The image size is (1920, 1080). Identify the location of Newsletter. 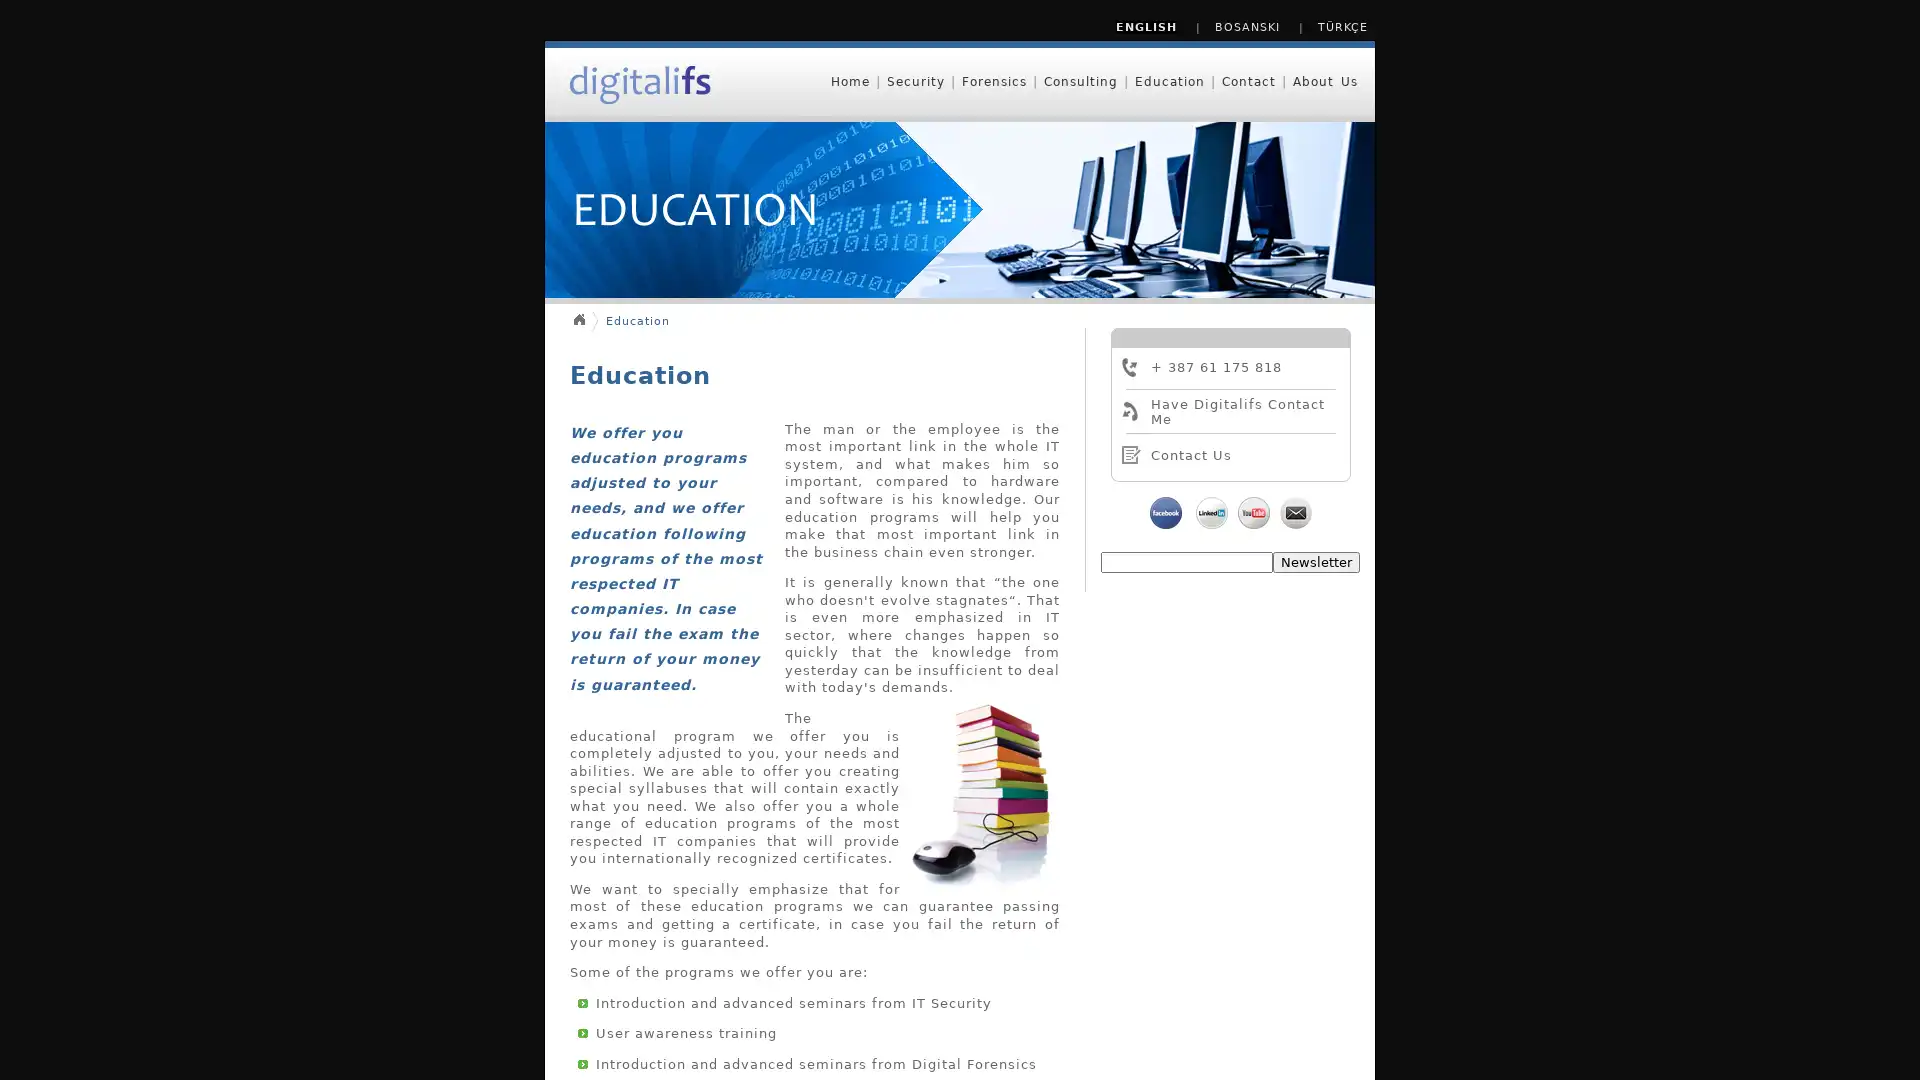
(1315, 561).